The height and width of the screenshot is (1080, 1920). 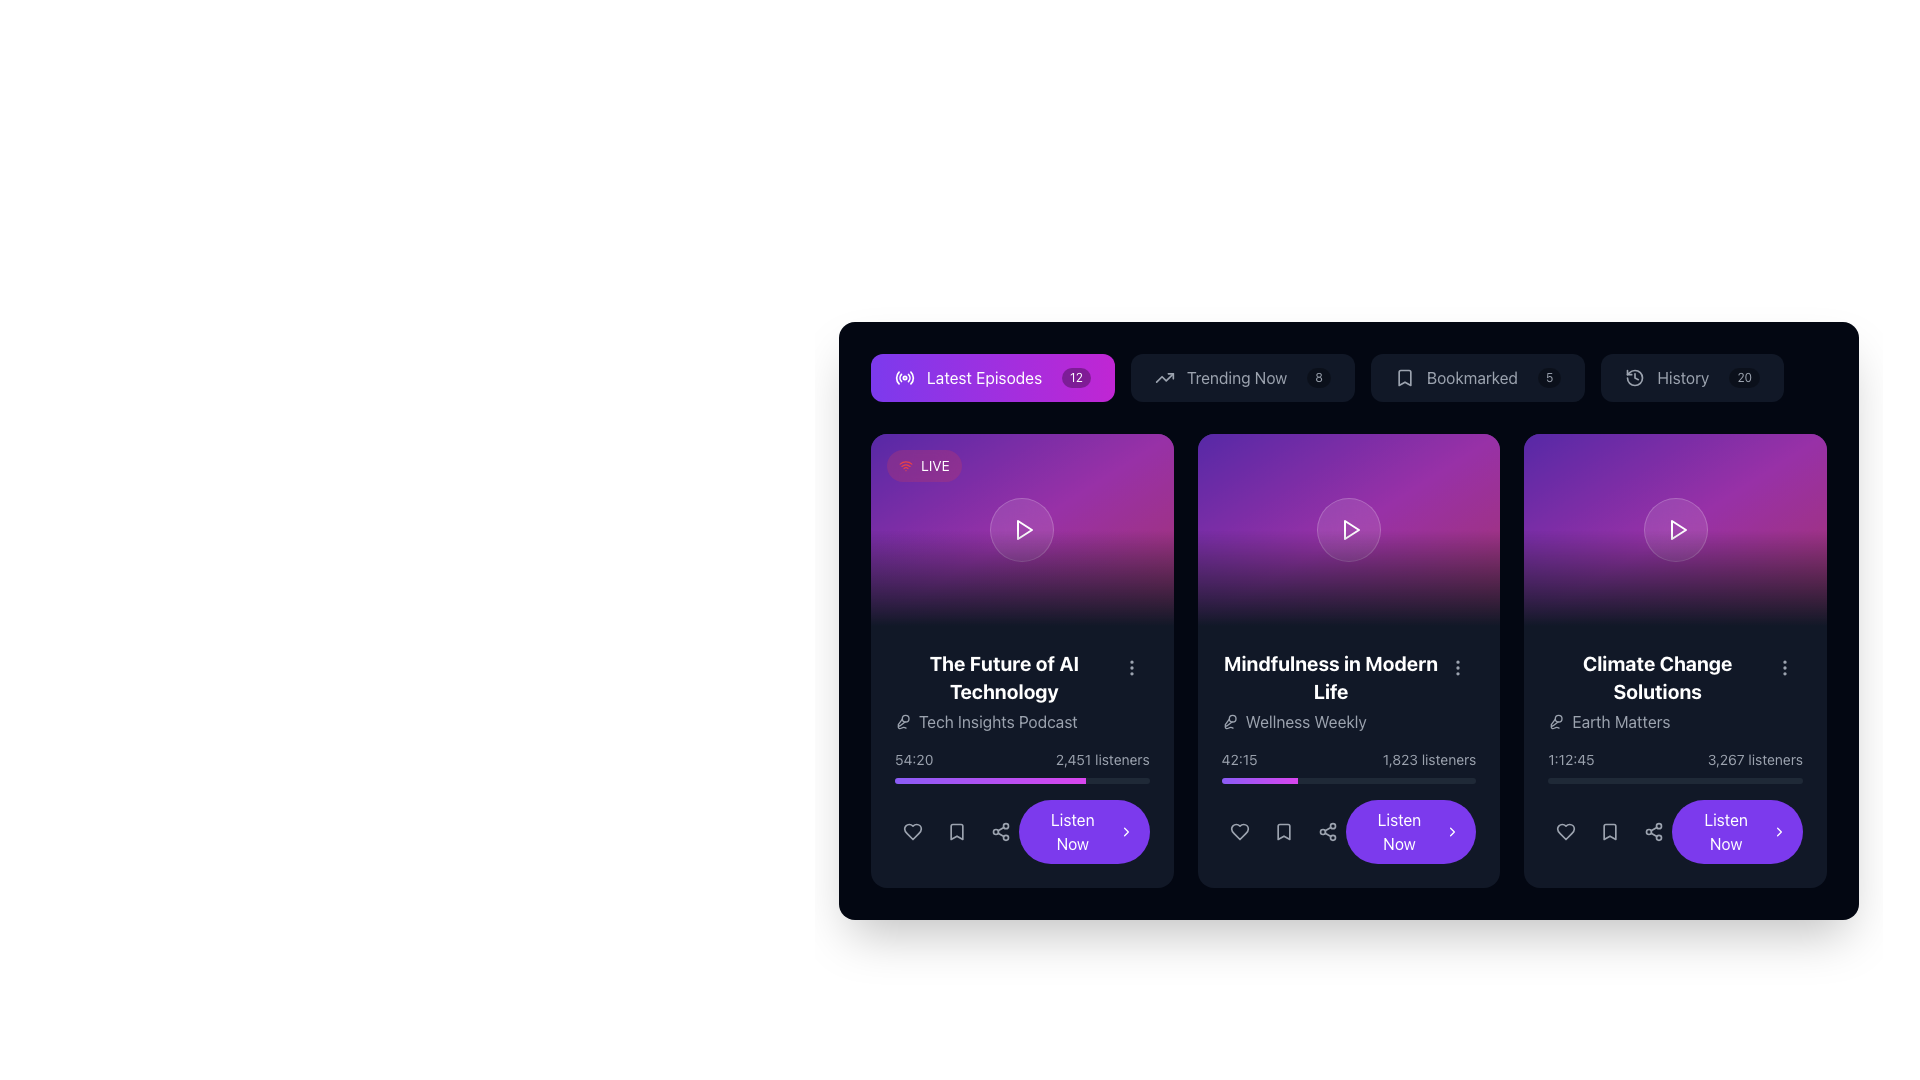 I want to click on the Icon button for the 'Mindfulness in Modern Life' podcast, so click(x=1283, y=832).